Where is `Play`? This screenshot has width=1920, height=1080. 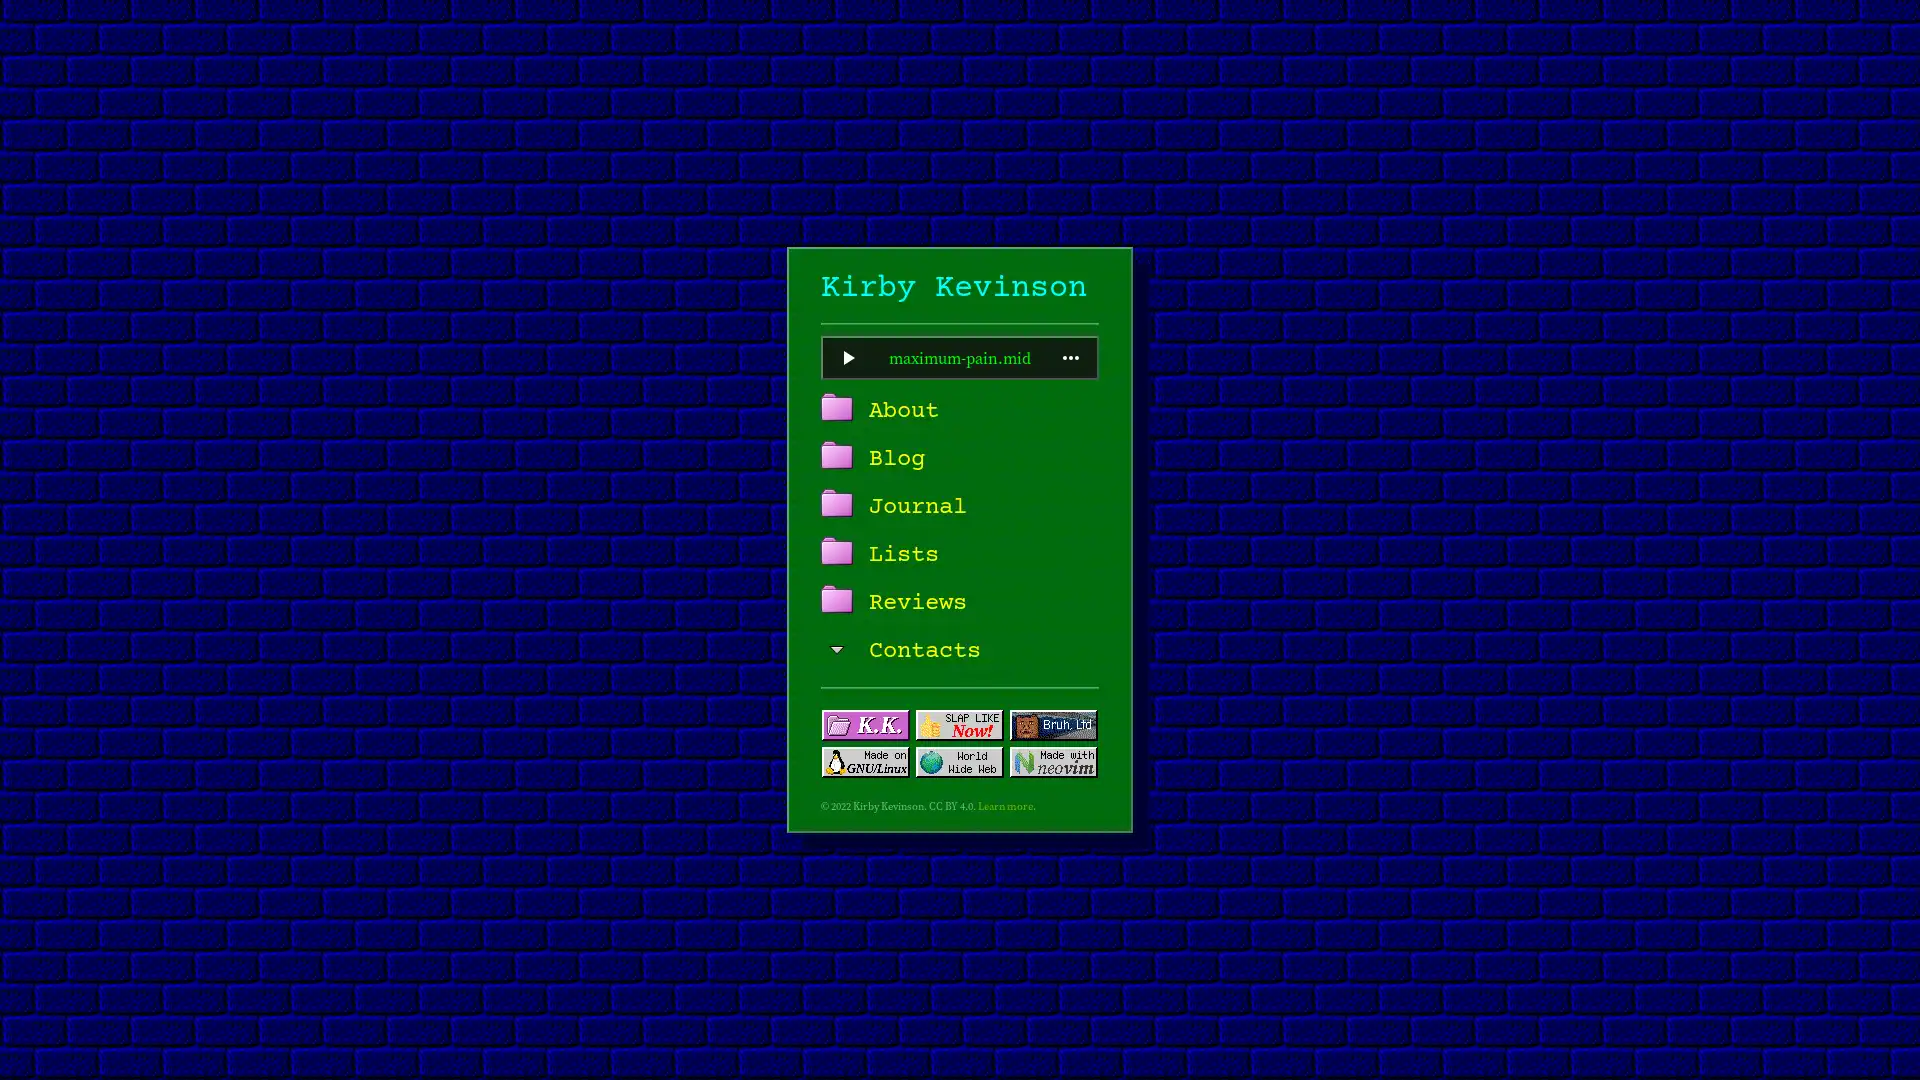 Play is located at coordinates (848, 357).